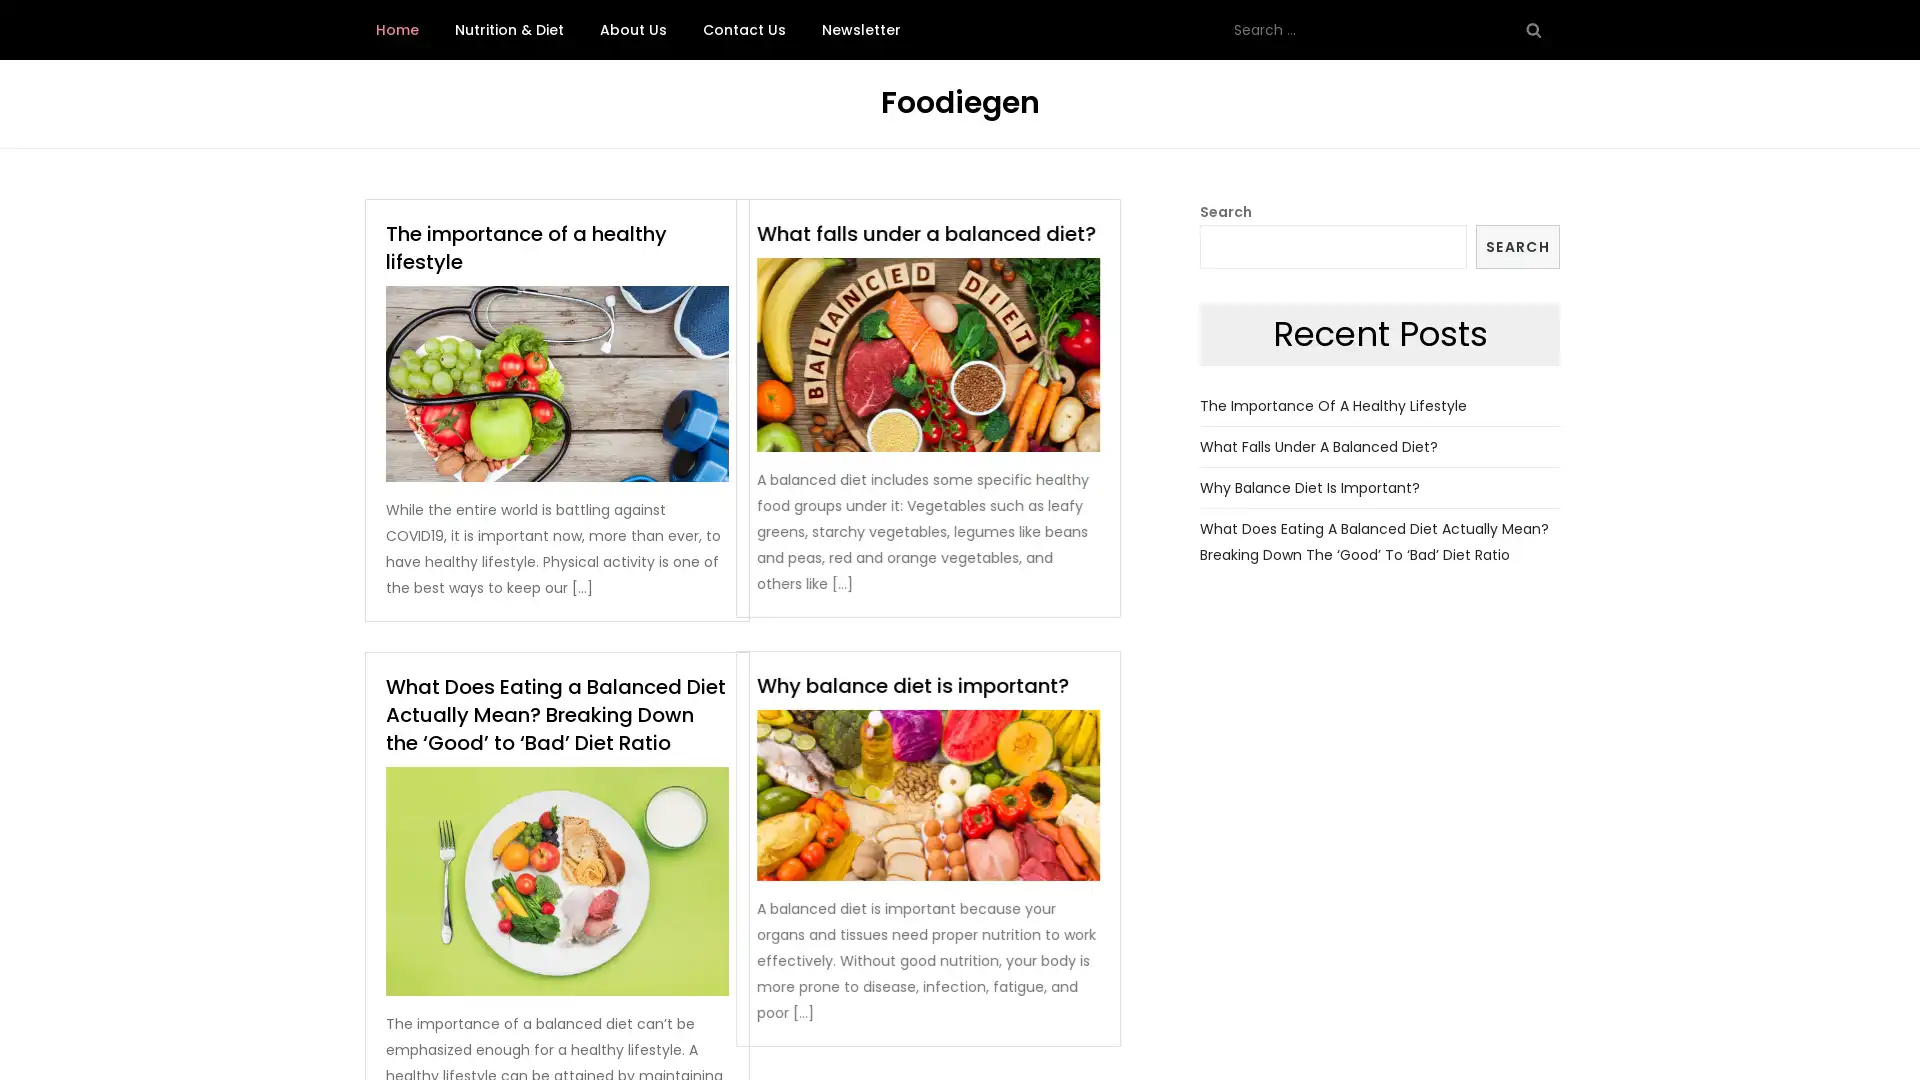 This screenshot has height=1080, width=1920. Describe the element at coordinates (1517, 245) in the screenshot. I see `SEARCH` at that location.